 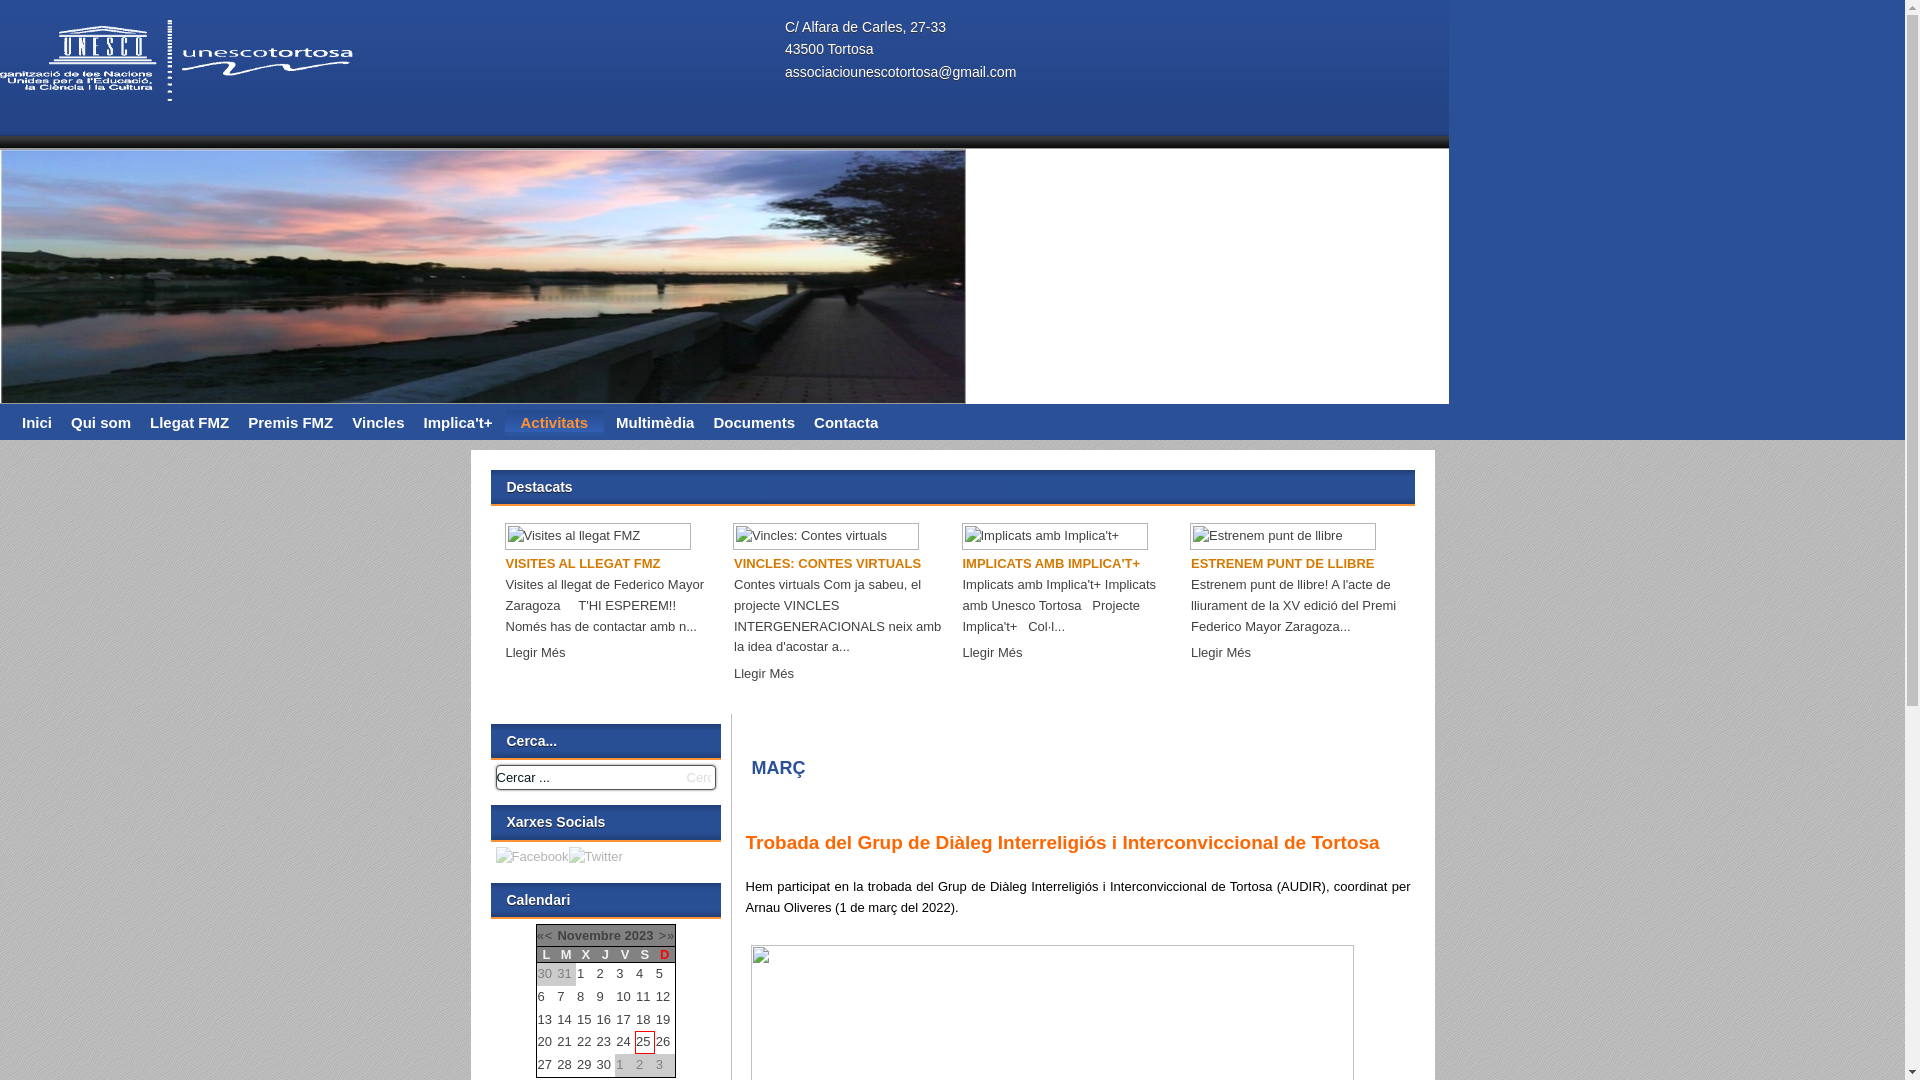 What do you see at coordinates (697, 776) in the screenshot?
I see `'Cercar'` at bounding box center [697, 776].